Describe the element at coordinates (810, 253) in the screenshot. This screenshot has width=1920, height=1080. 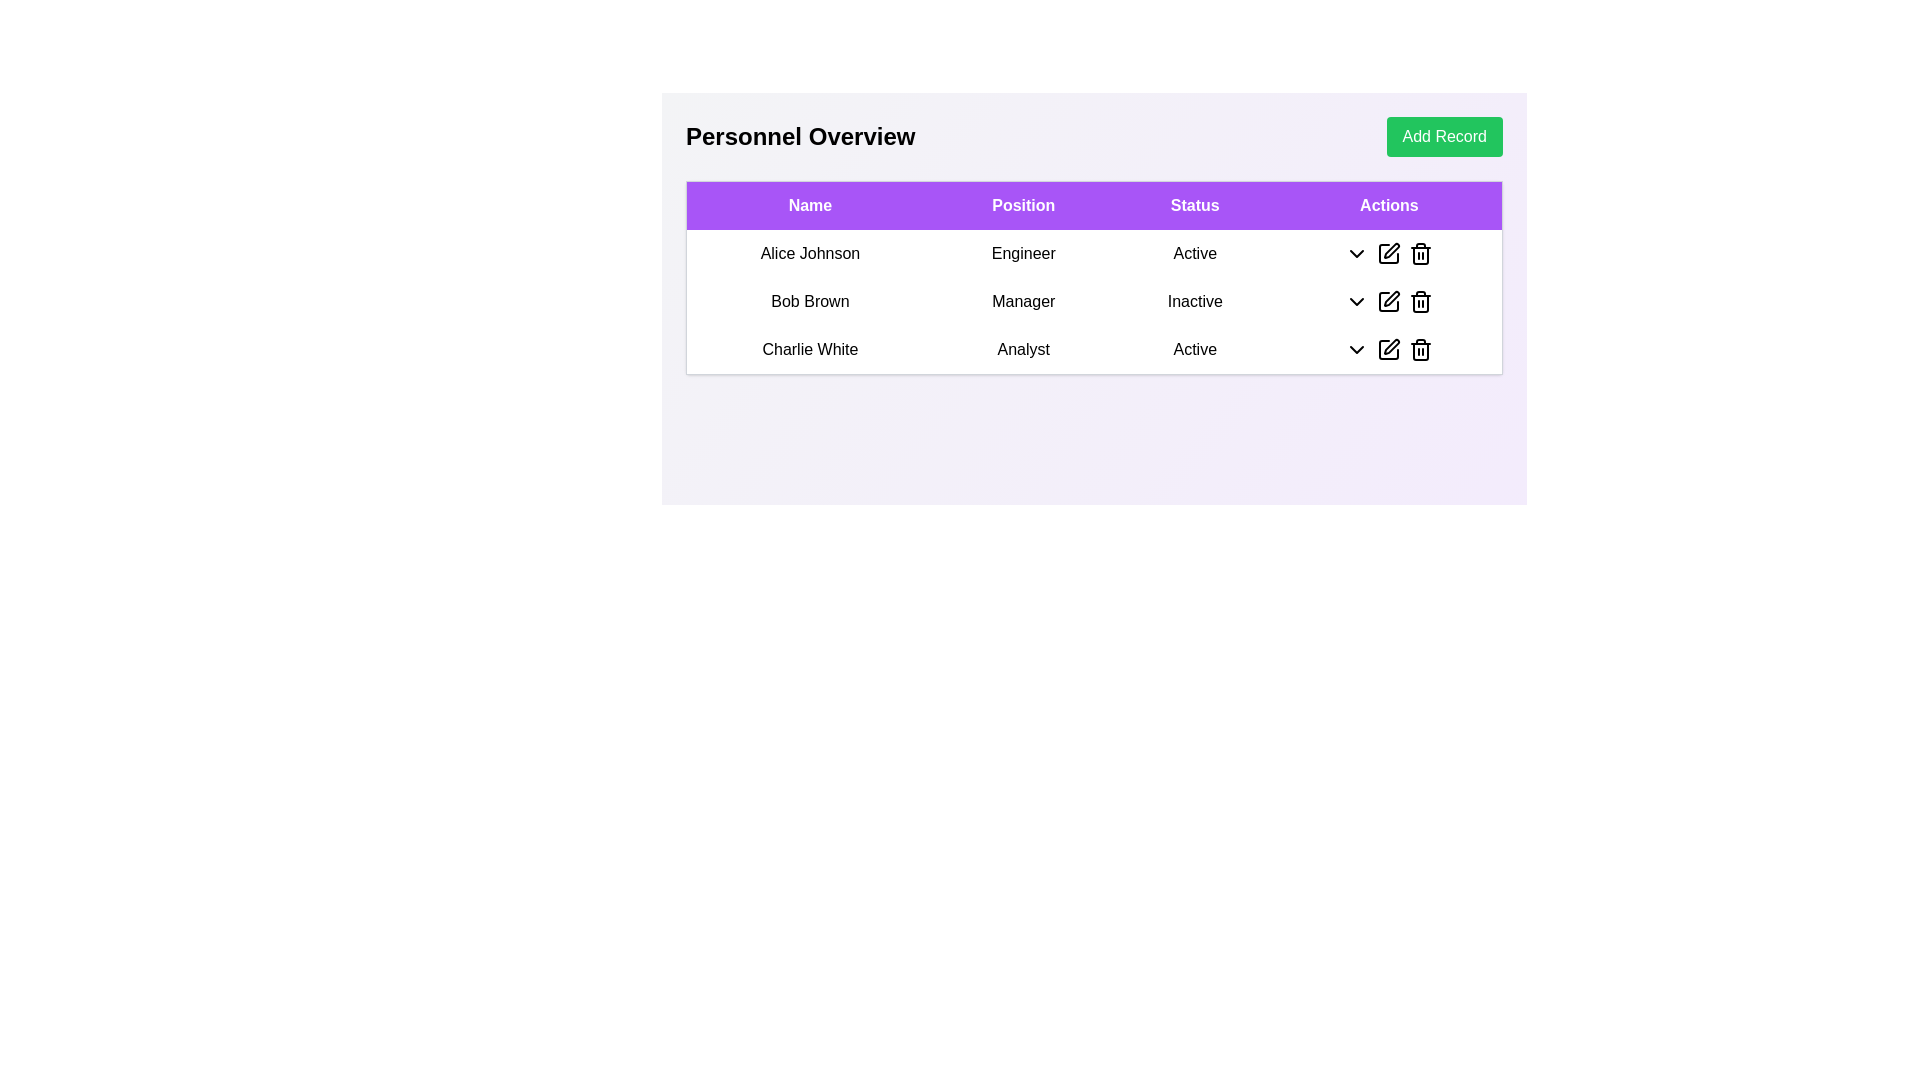
I see `the static text label for the individual 'Alice Johnson' in the personnel table, located in the leftmost column under the 'Name' header` at that location.